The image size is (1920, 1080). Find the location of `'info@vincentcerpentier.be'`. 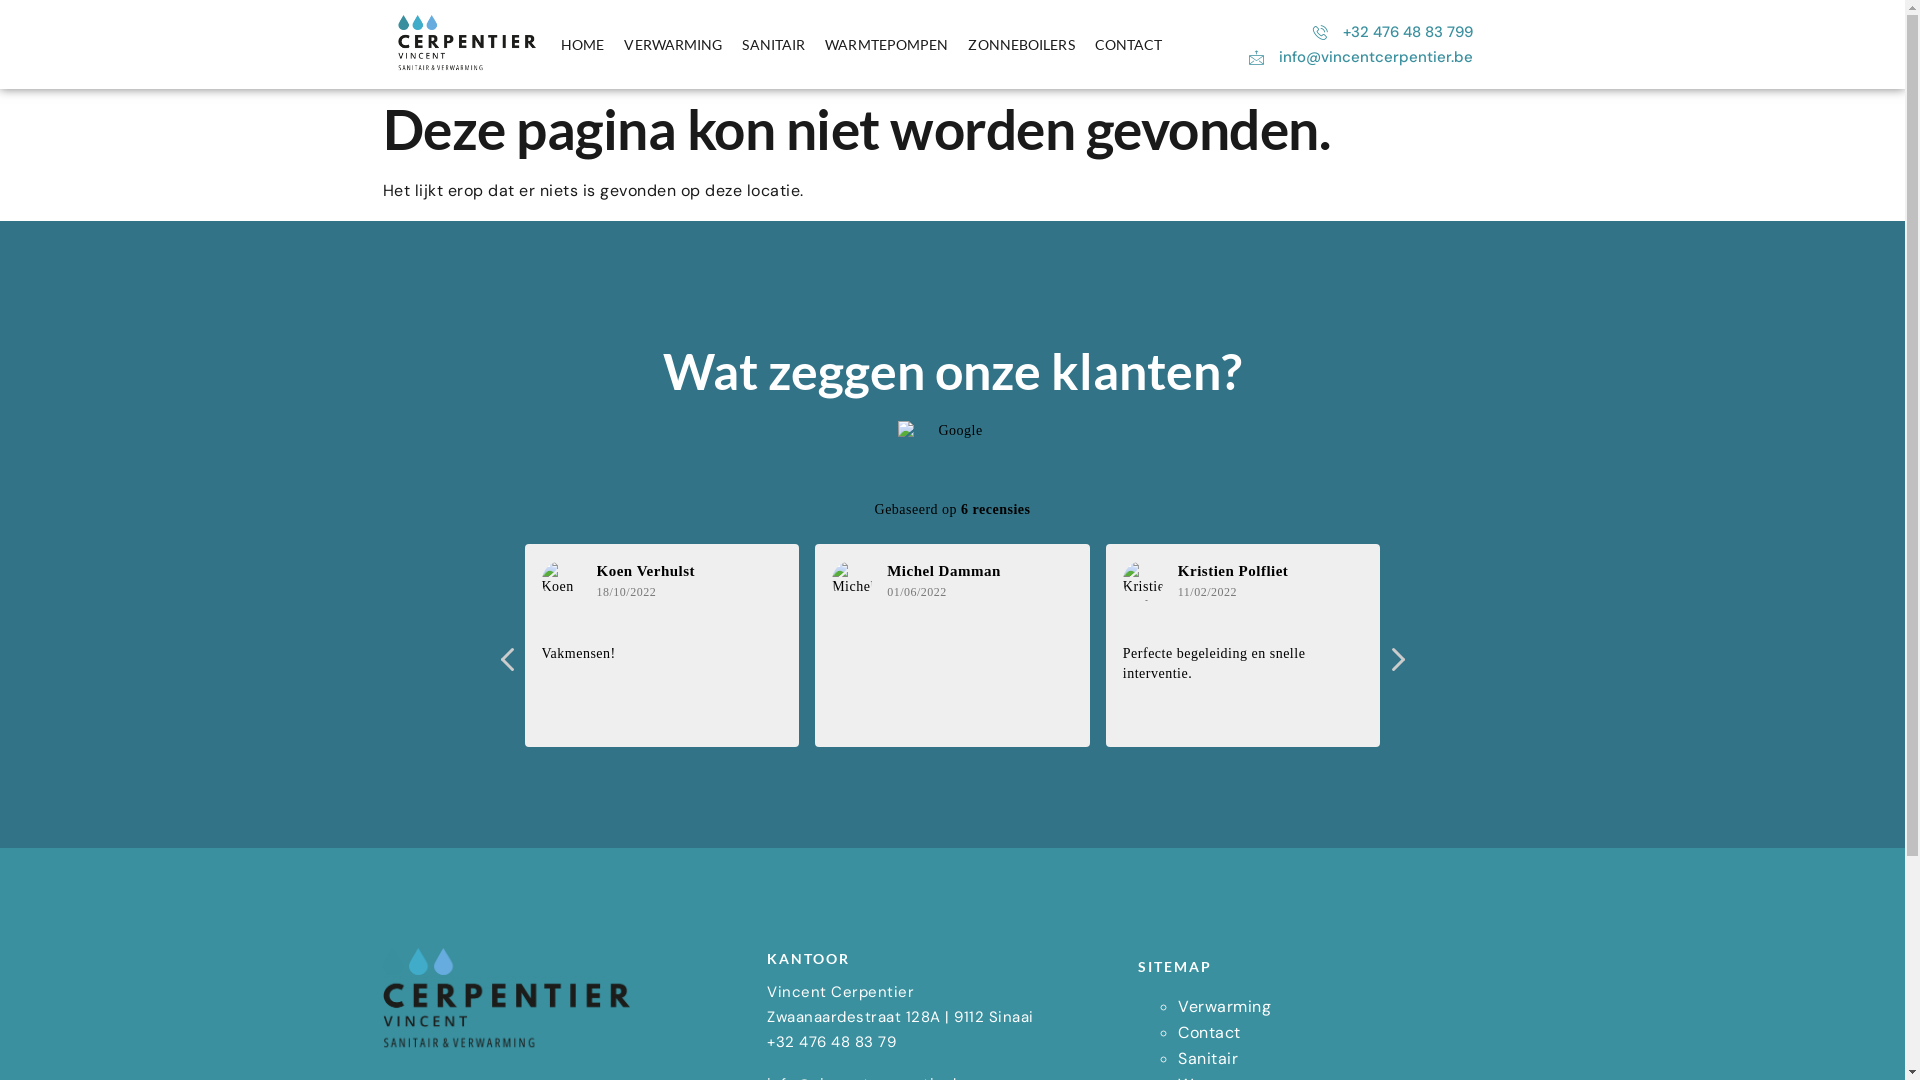

'info@vincentcerpentier.be' is located at coordinates (1358, 56).